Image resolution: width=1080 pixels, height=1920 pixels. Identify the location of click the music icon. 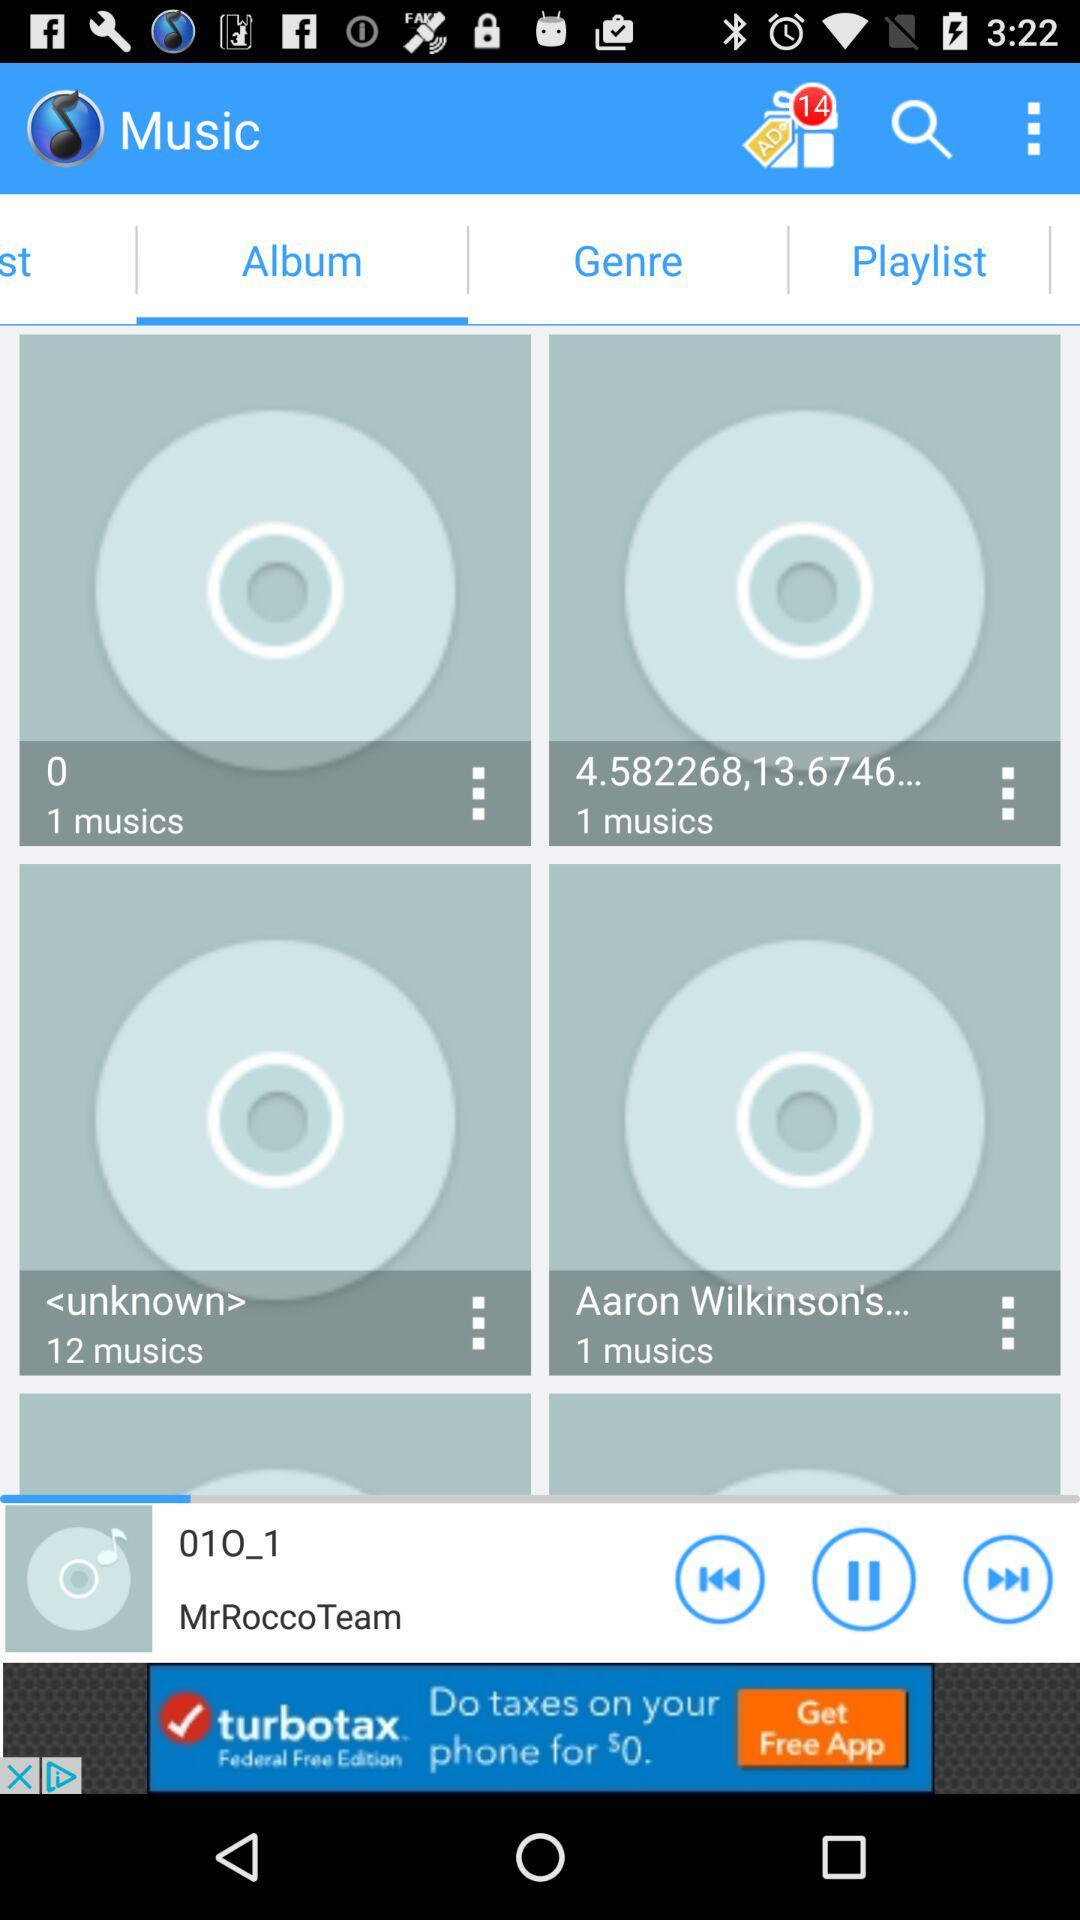
(64, 127).